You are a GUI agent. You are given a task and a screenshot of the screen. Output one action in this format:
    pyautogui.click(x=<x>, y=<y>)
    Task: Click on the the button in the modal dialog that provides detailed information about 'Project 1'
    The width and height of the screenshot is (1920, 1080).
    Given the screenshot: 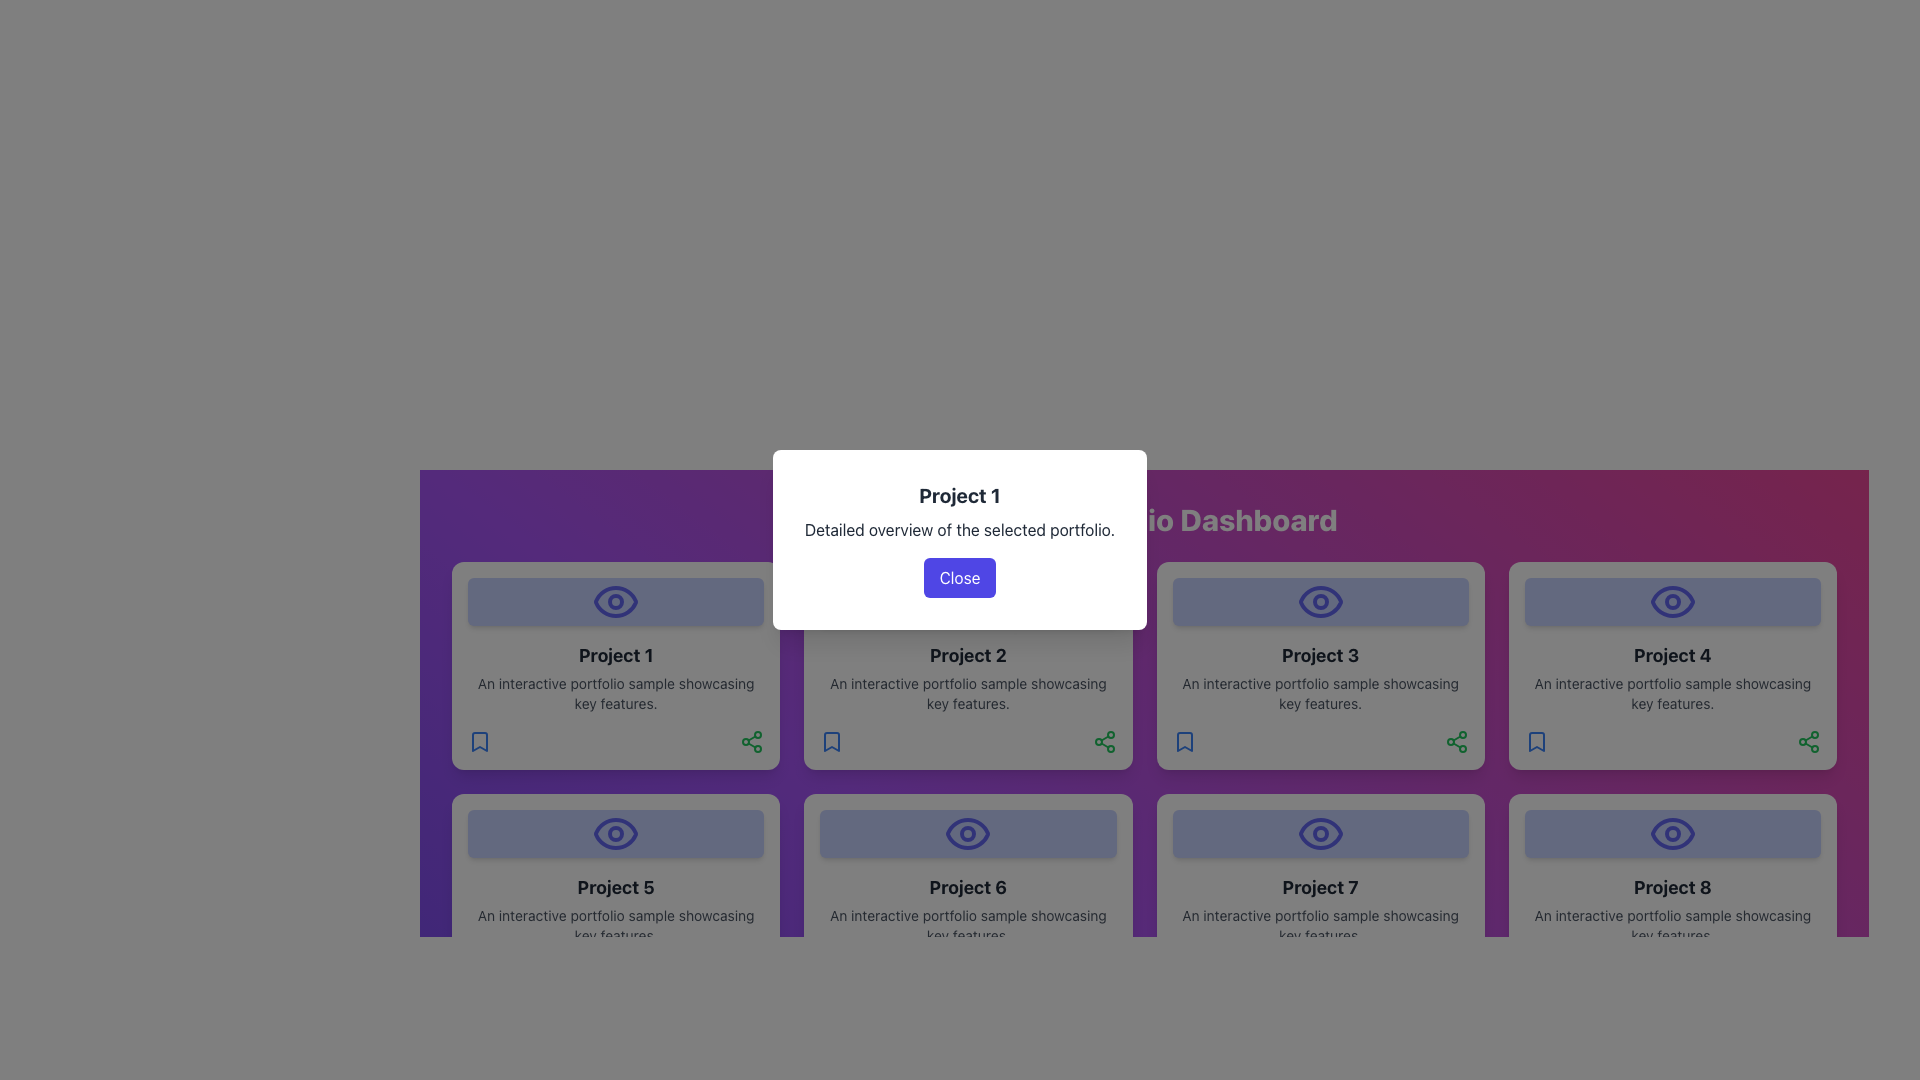 What is the action you would take?
    pyautogui.click(x=960, y=540)
    